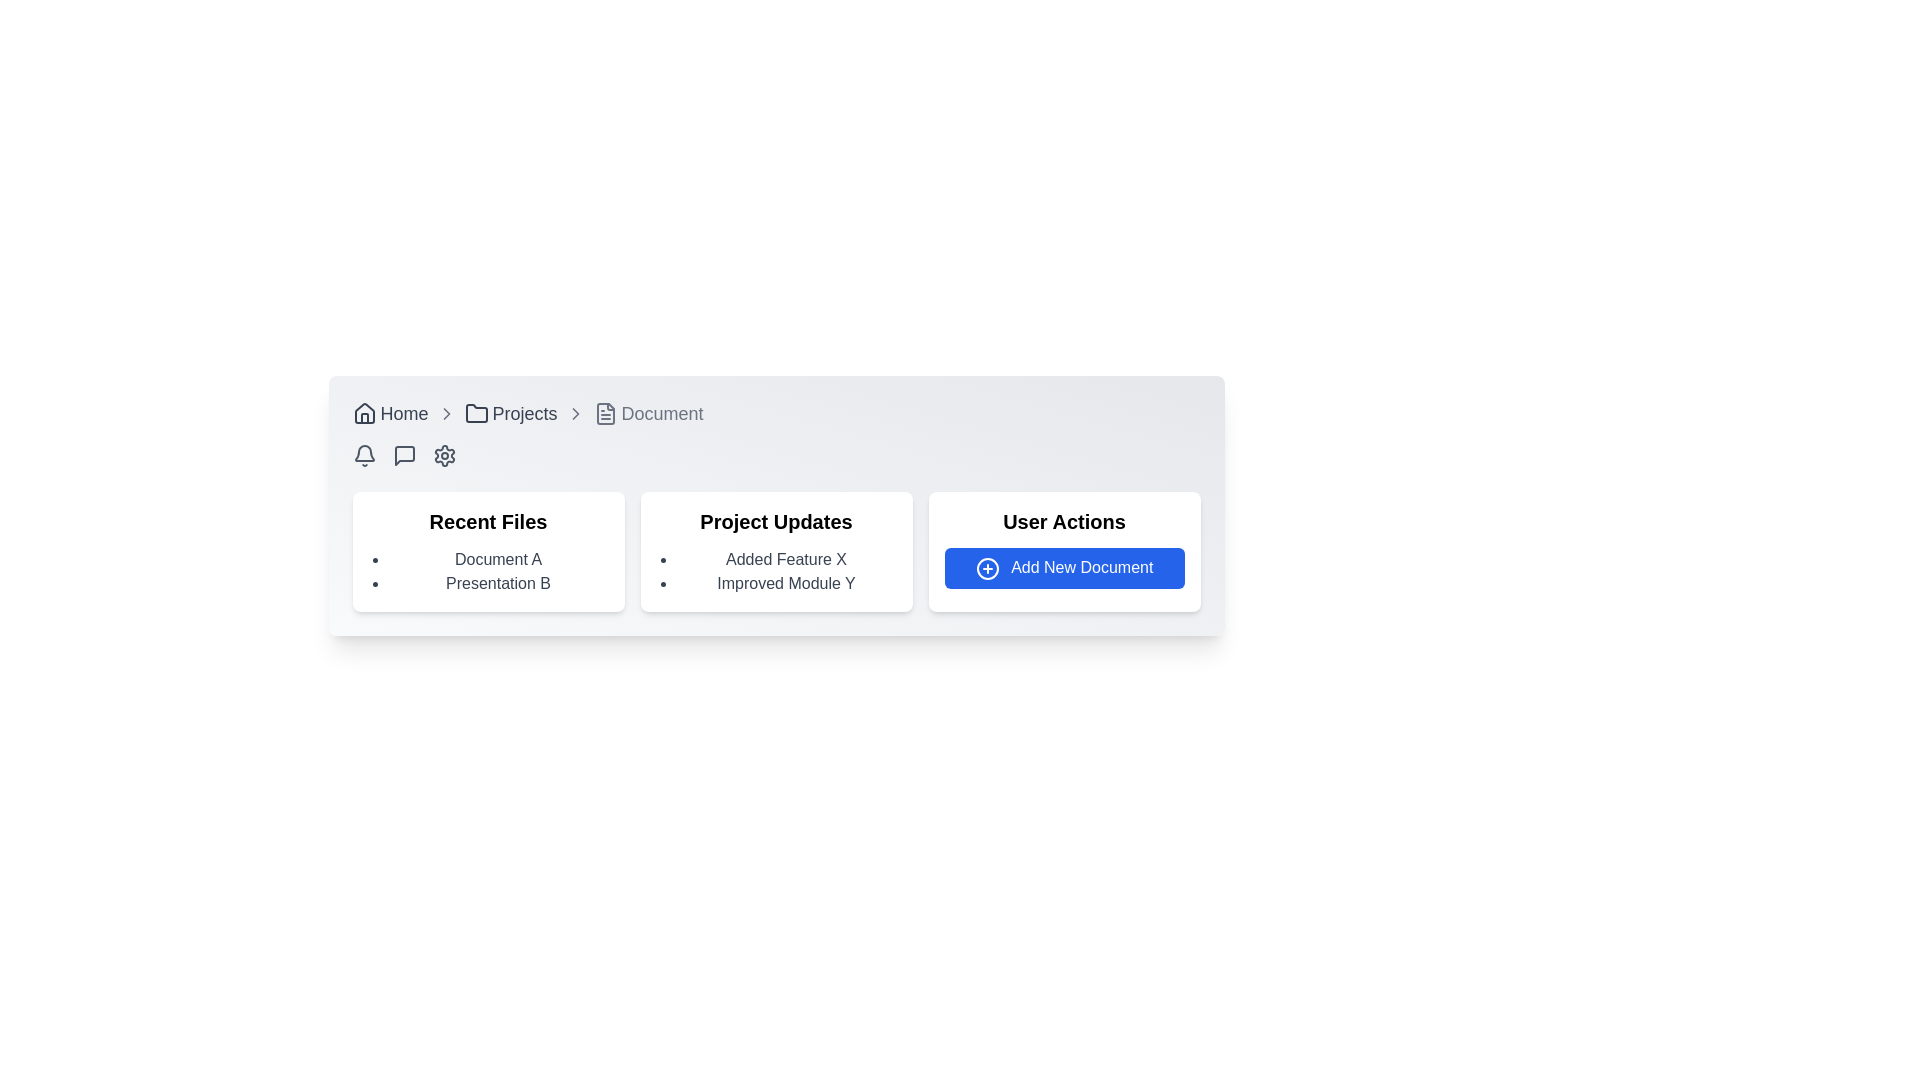 This screenshot has height=1080, width=1920. I want to click on the 'Projects' hyperlink in the breadcrumb navigation bar, so click(511, 412).